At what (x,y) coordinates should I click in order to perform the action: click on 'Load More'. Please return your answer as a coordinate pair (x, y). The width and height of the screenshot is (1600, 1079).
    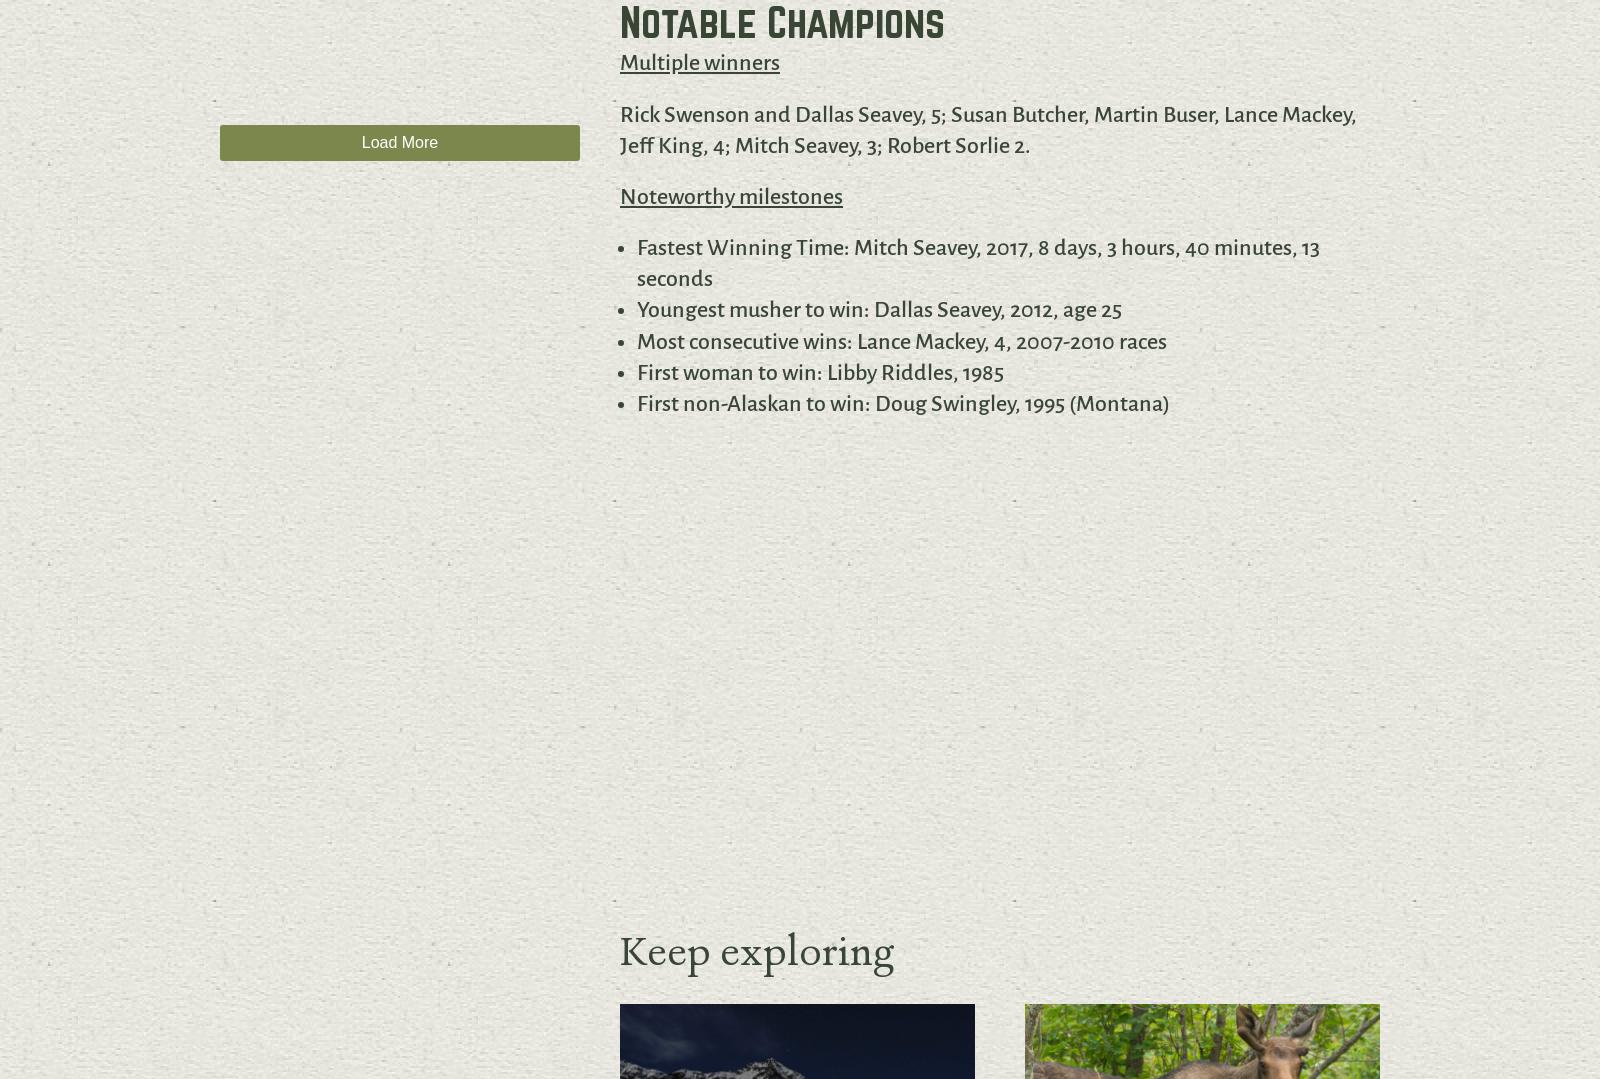
    Looking at the image, I should click on (399, 141).